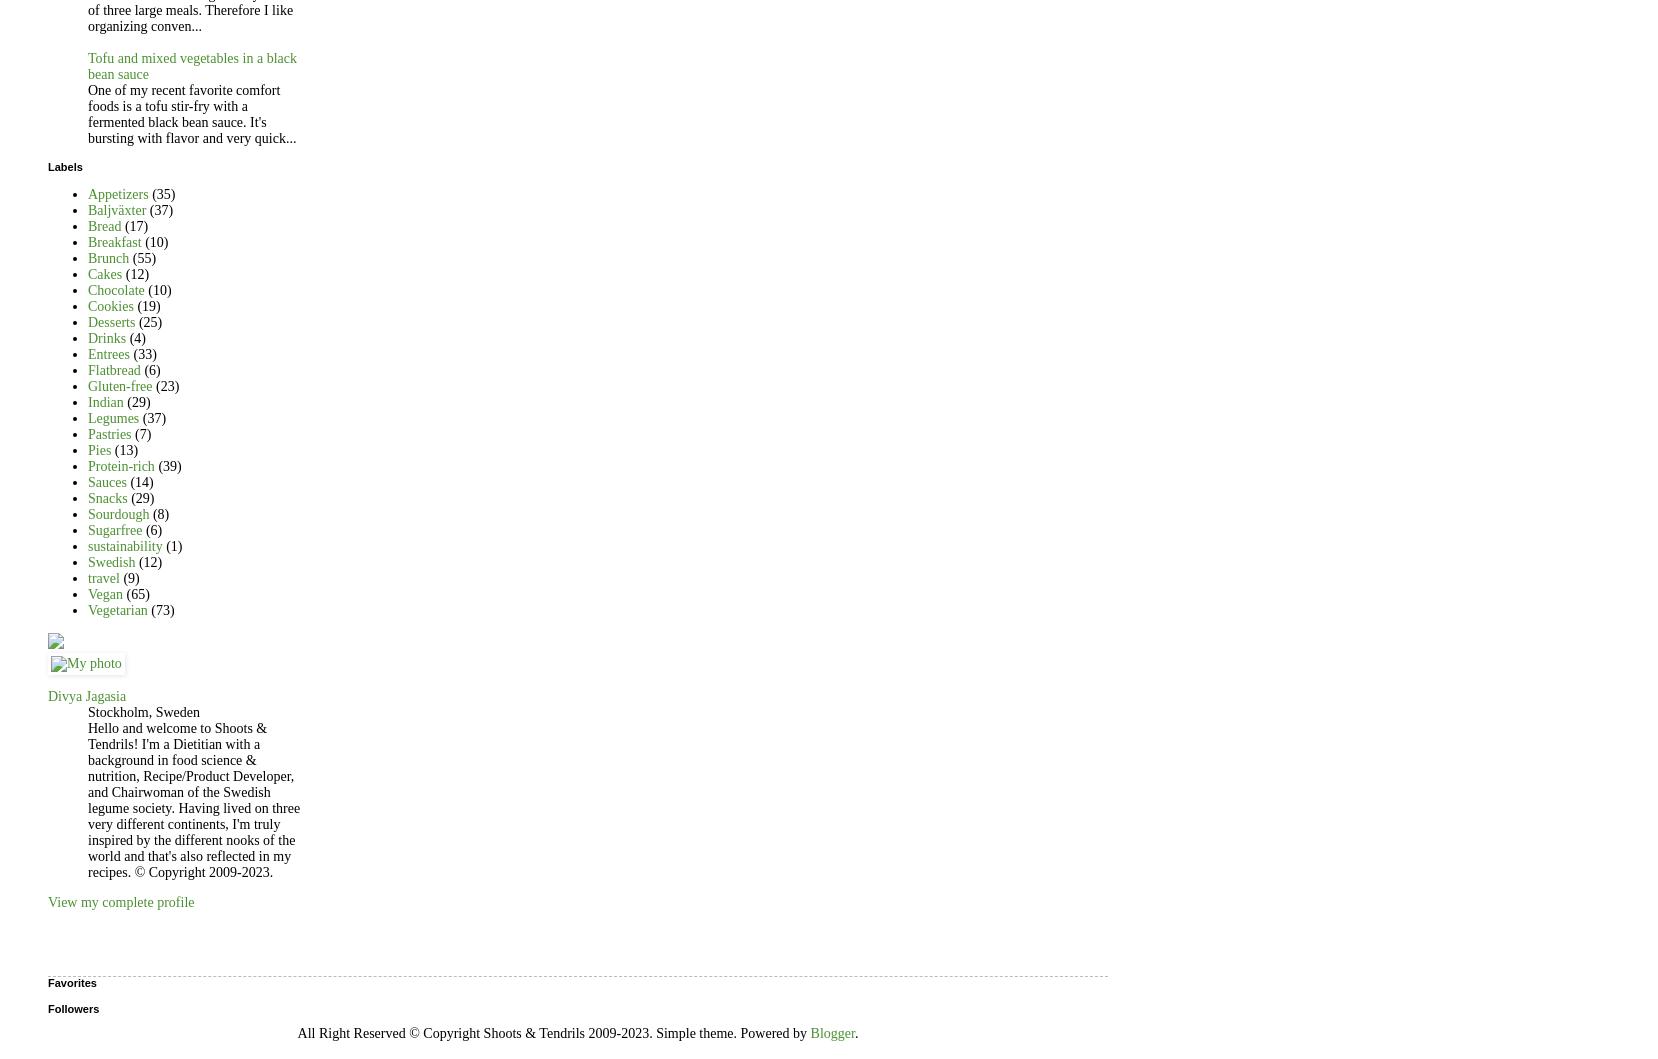 This screenshot has width=1658, height=1059. I want to click on '(13)', so click(125, 450).